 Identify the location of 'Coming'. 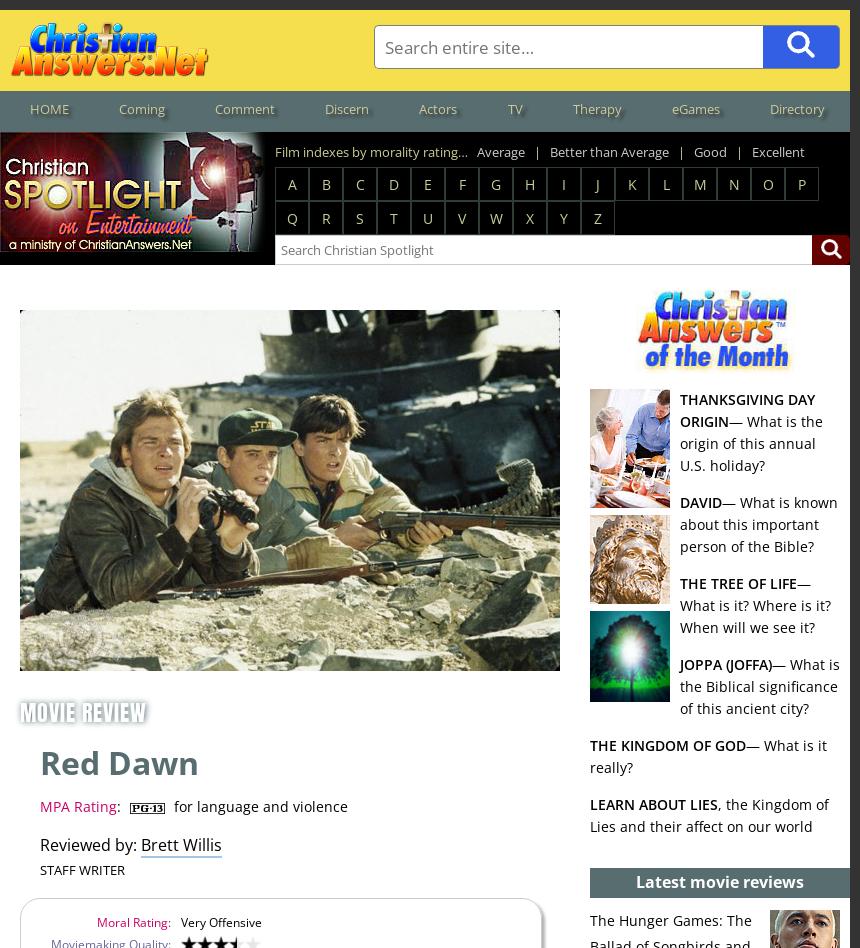
(119, 107).